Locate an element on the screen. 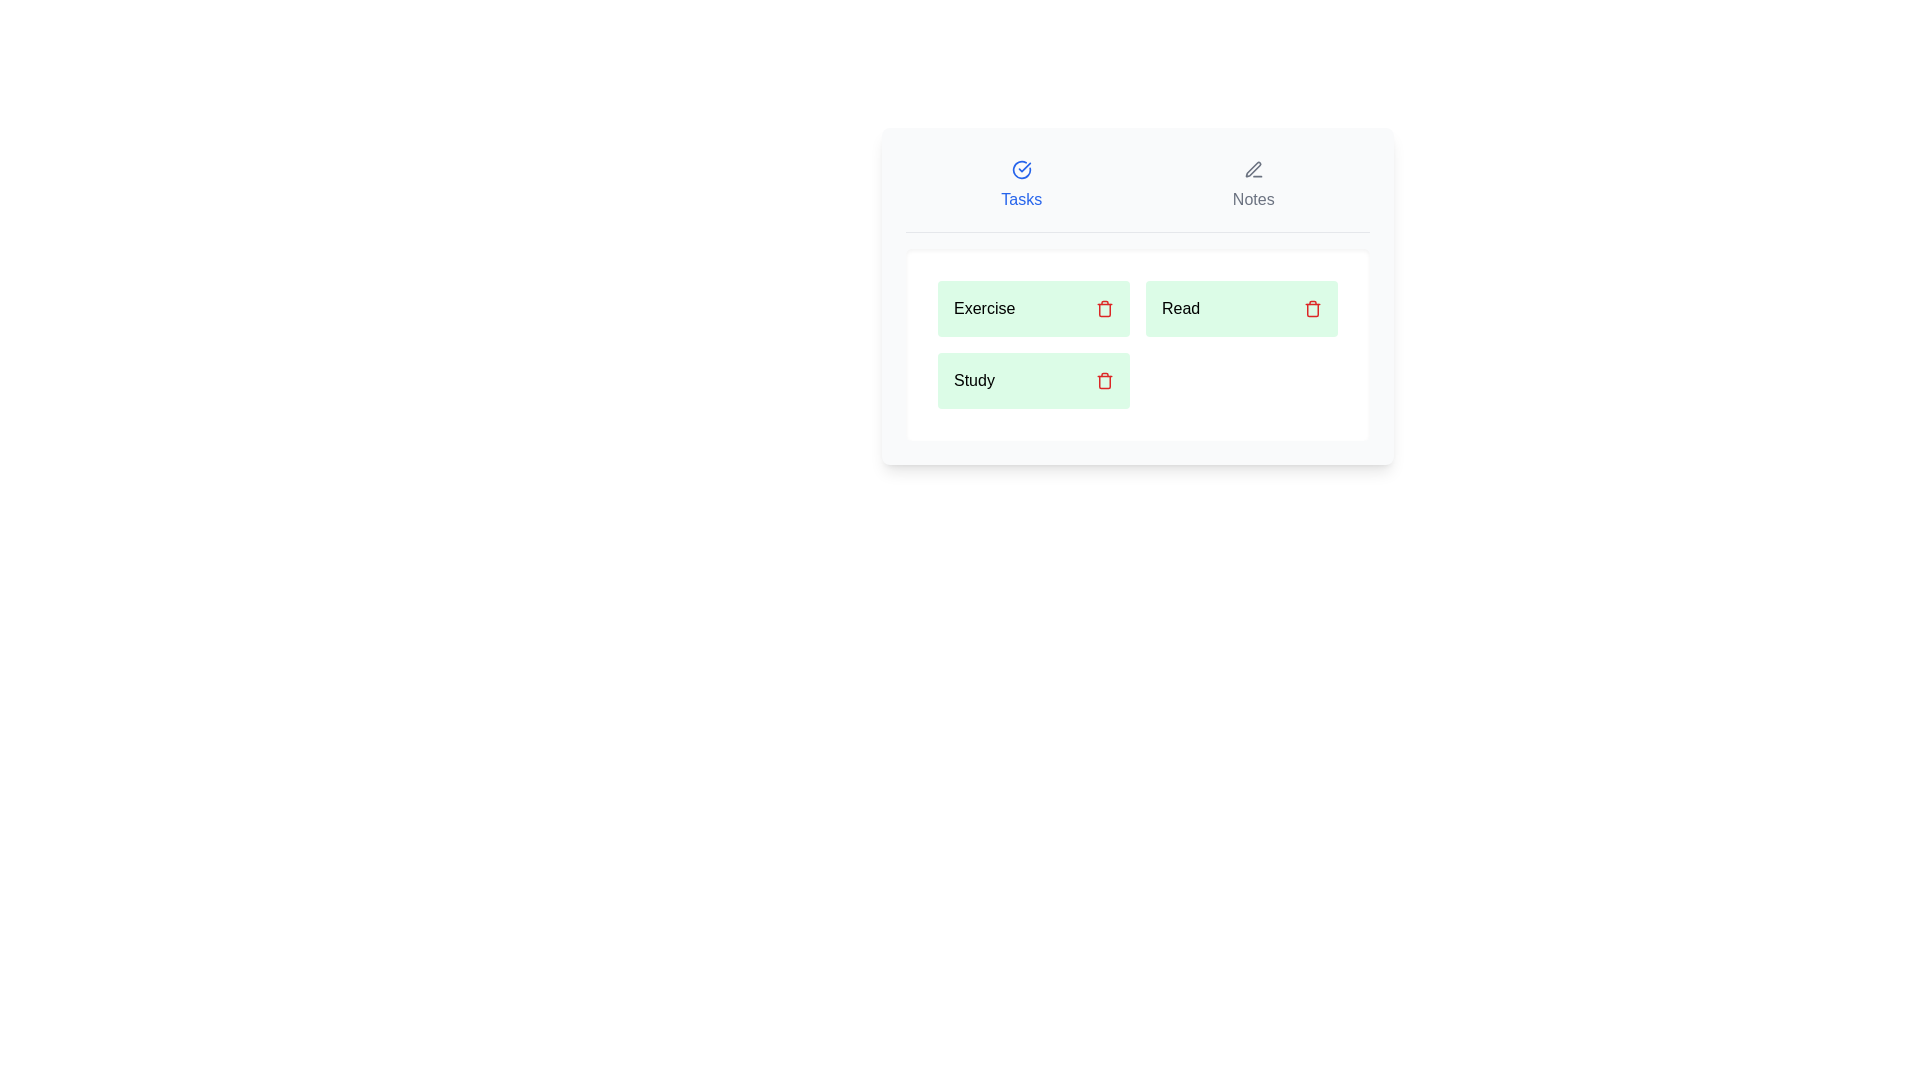  the Tasks tab by clicking its button is located at coordinates (1021, 185).